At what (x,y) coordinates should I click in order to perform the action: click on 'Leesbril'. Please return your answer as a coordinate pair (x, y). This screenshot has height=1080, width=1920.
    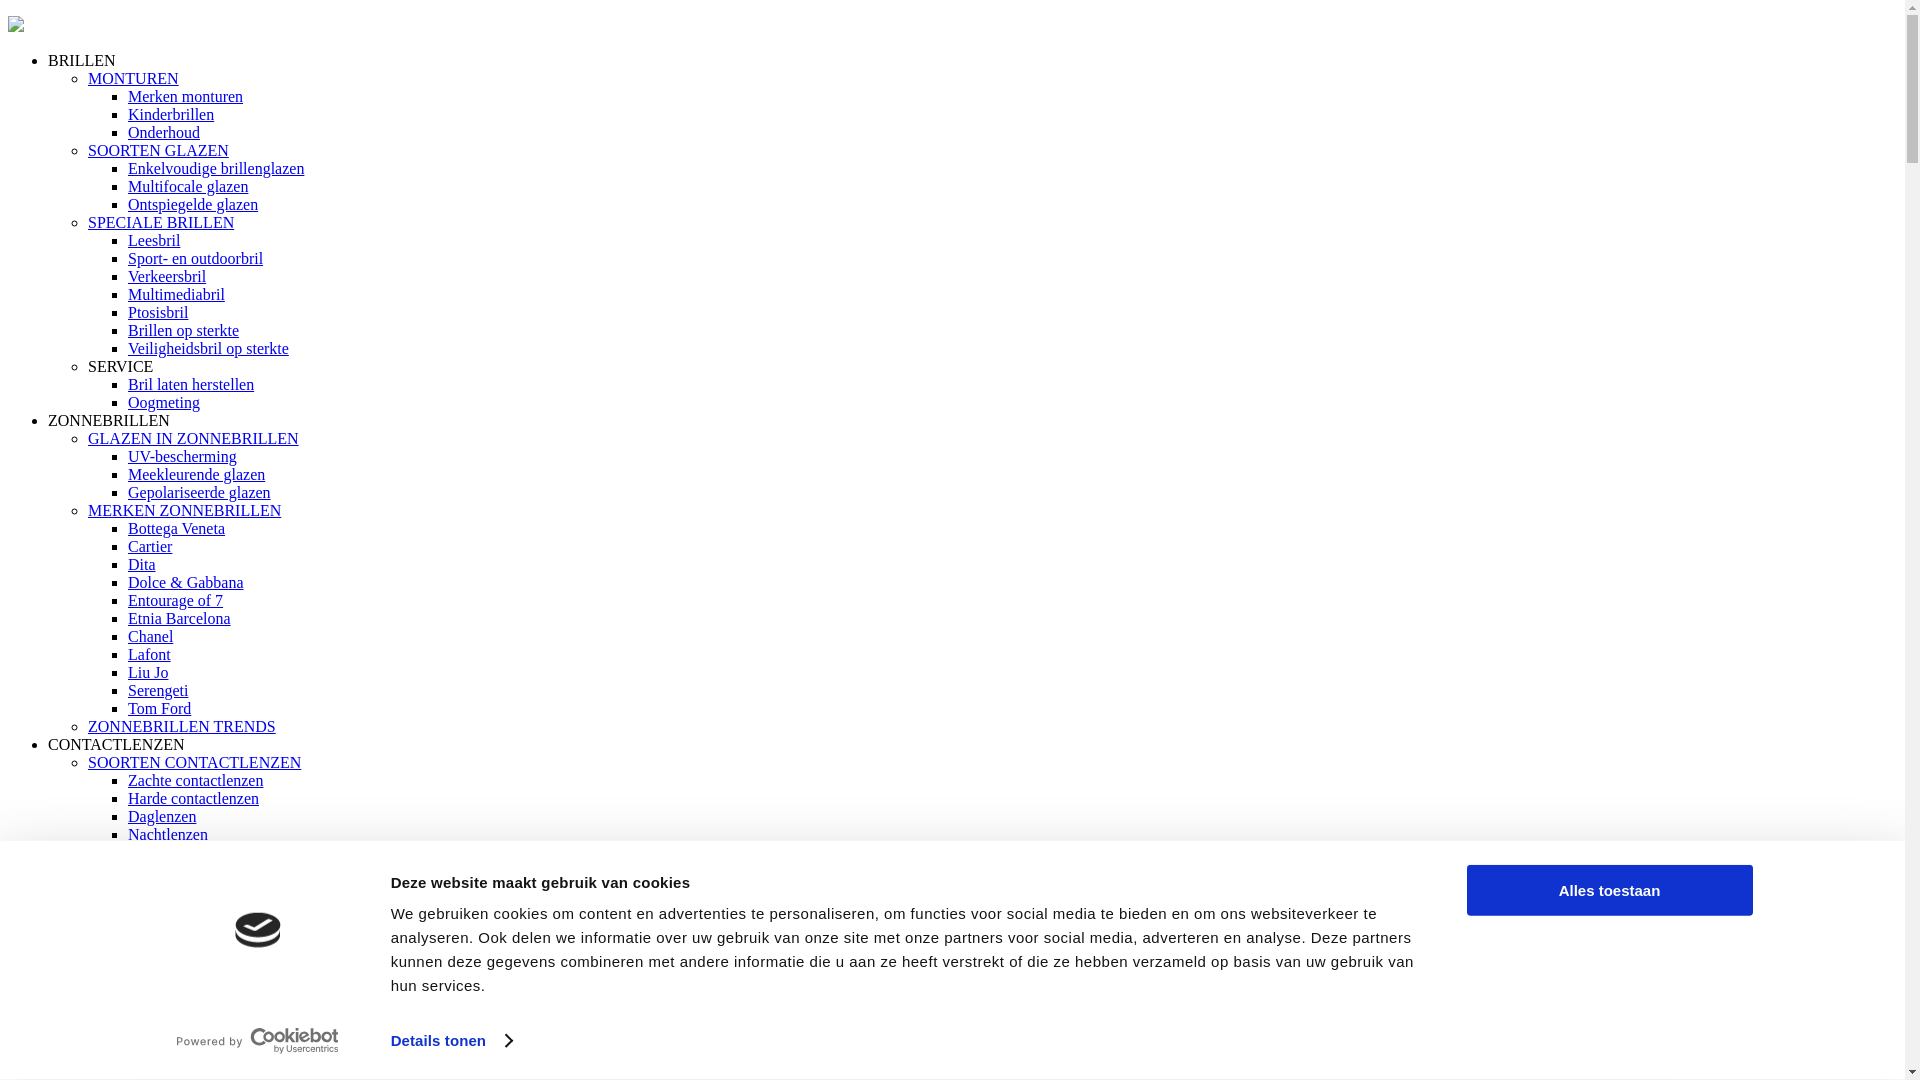
    Looking at the image, I should click on (127, 239).